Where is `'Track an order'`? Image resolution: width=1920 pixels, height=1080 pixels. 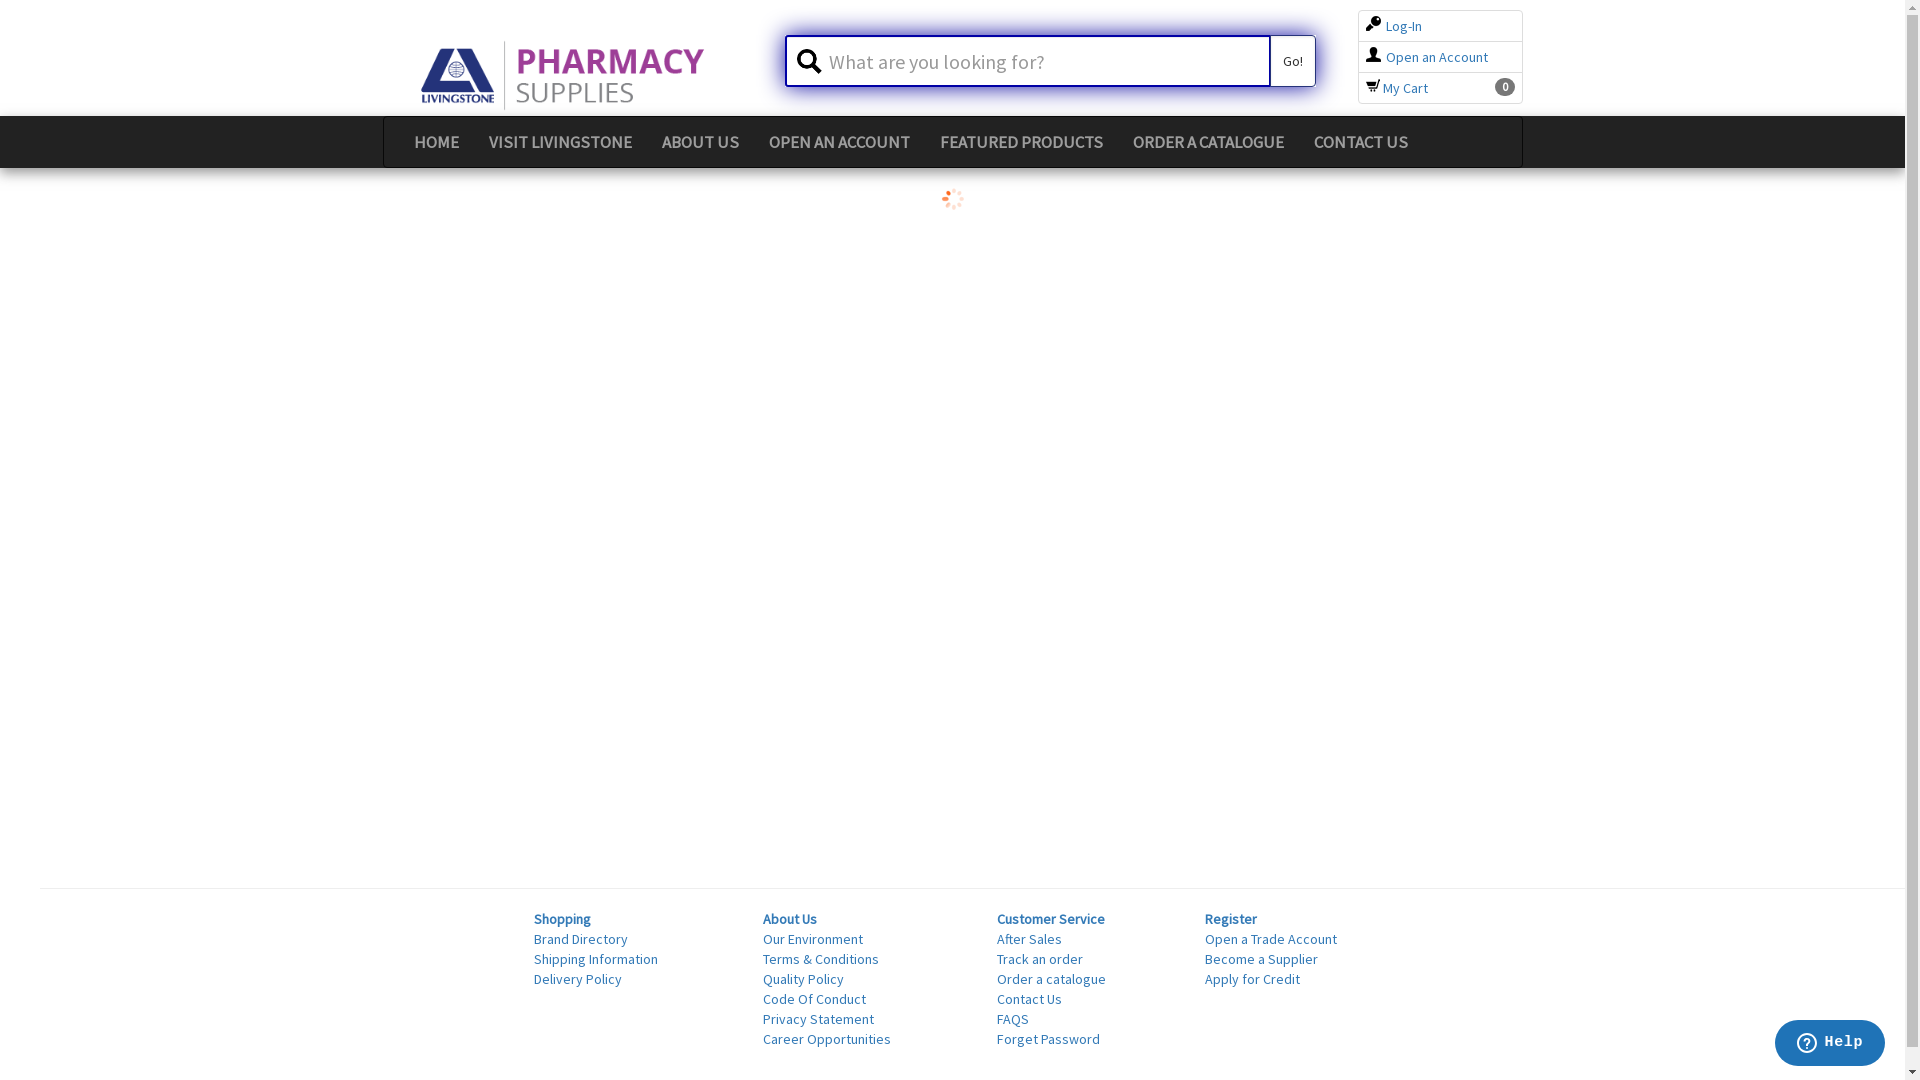
'Track an order' is located at coordinates (1040, 958).